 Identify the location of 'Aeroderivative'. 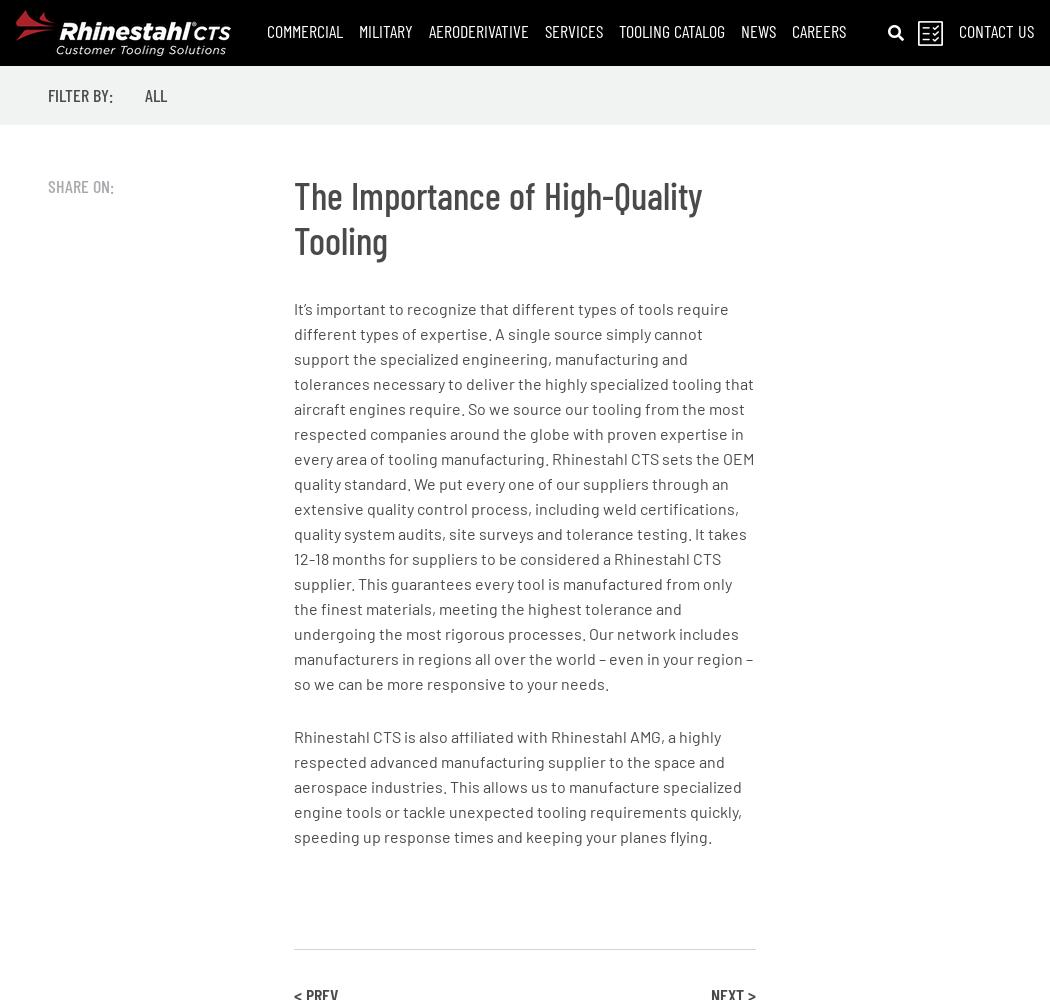
(428, 31).